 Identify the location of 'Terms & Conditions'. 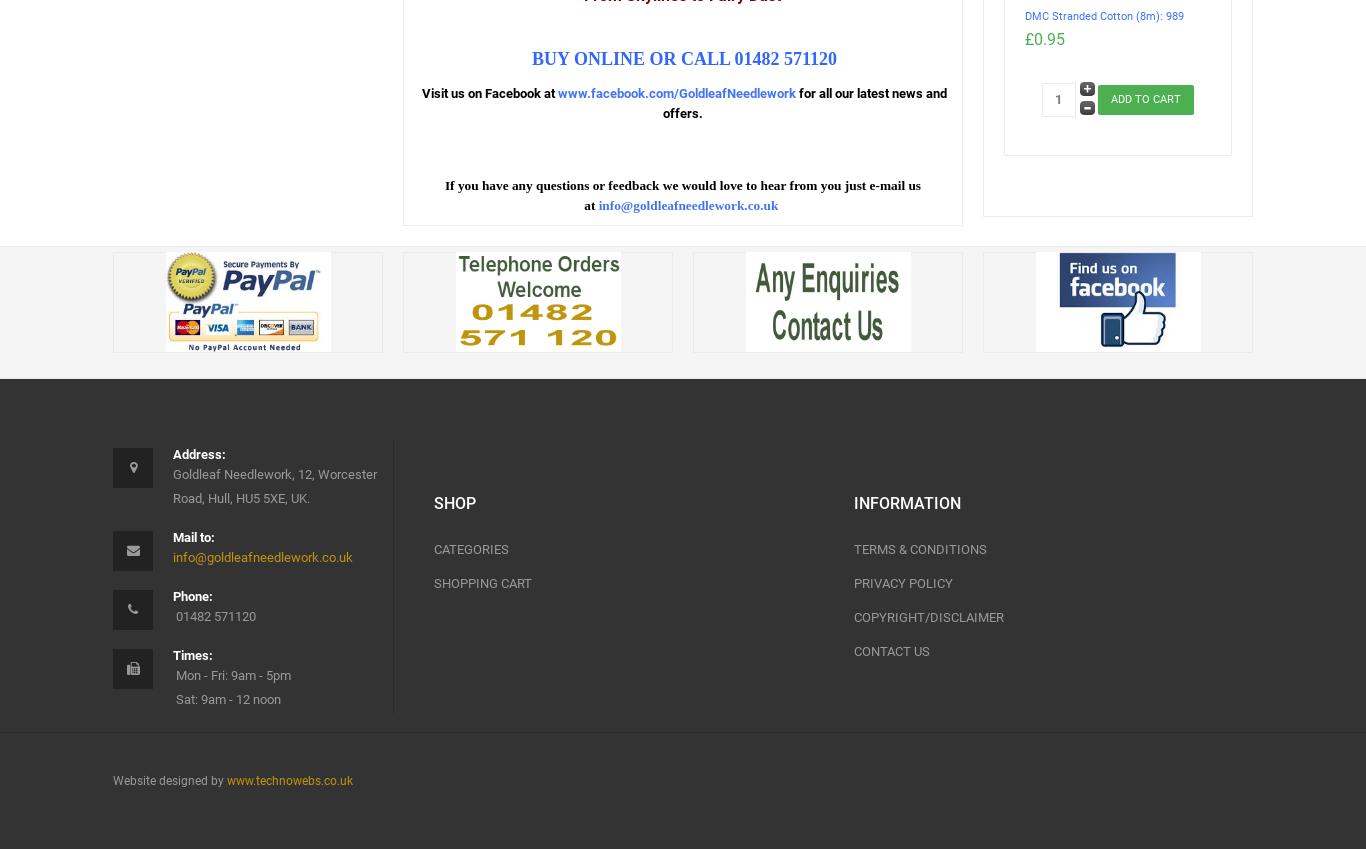
(852, 549).